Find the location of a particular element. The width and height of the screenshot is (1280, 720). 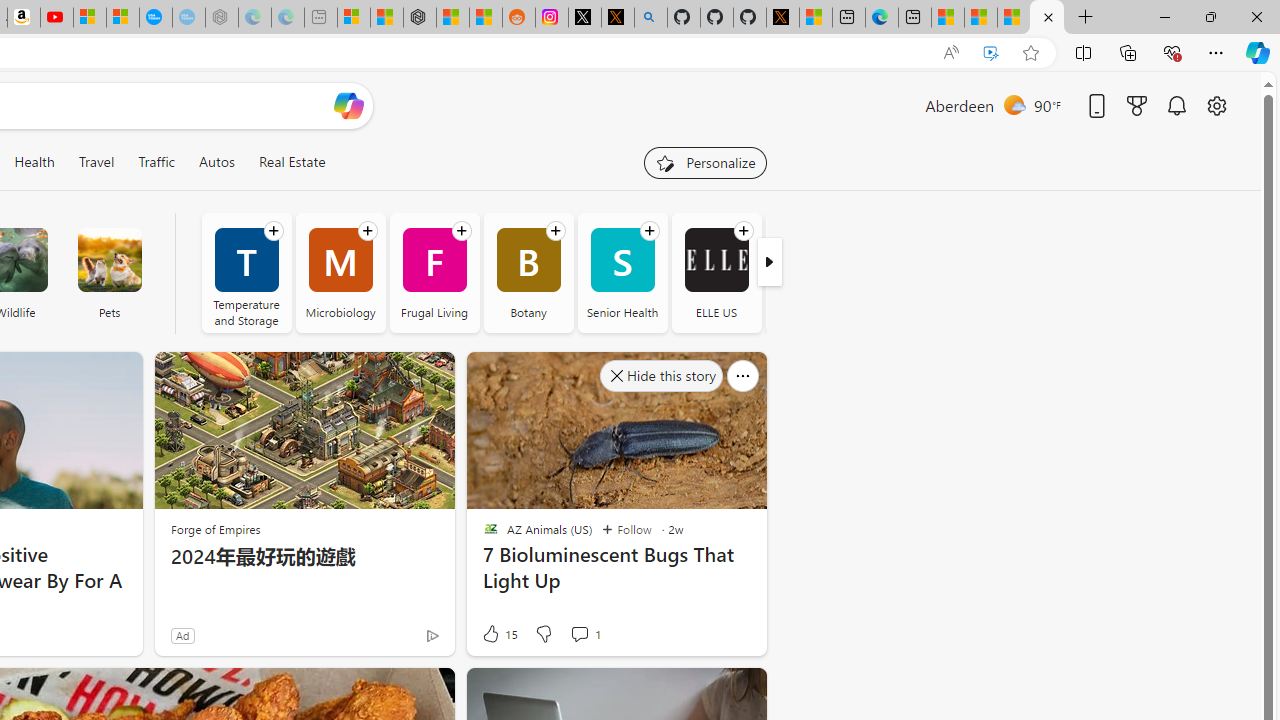

'View comments 1 Comment' is located at coordinates (583, 633).